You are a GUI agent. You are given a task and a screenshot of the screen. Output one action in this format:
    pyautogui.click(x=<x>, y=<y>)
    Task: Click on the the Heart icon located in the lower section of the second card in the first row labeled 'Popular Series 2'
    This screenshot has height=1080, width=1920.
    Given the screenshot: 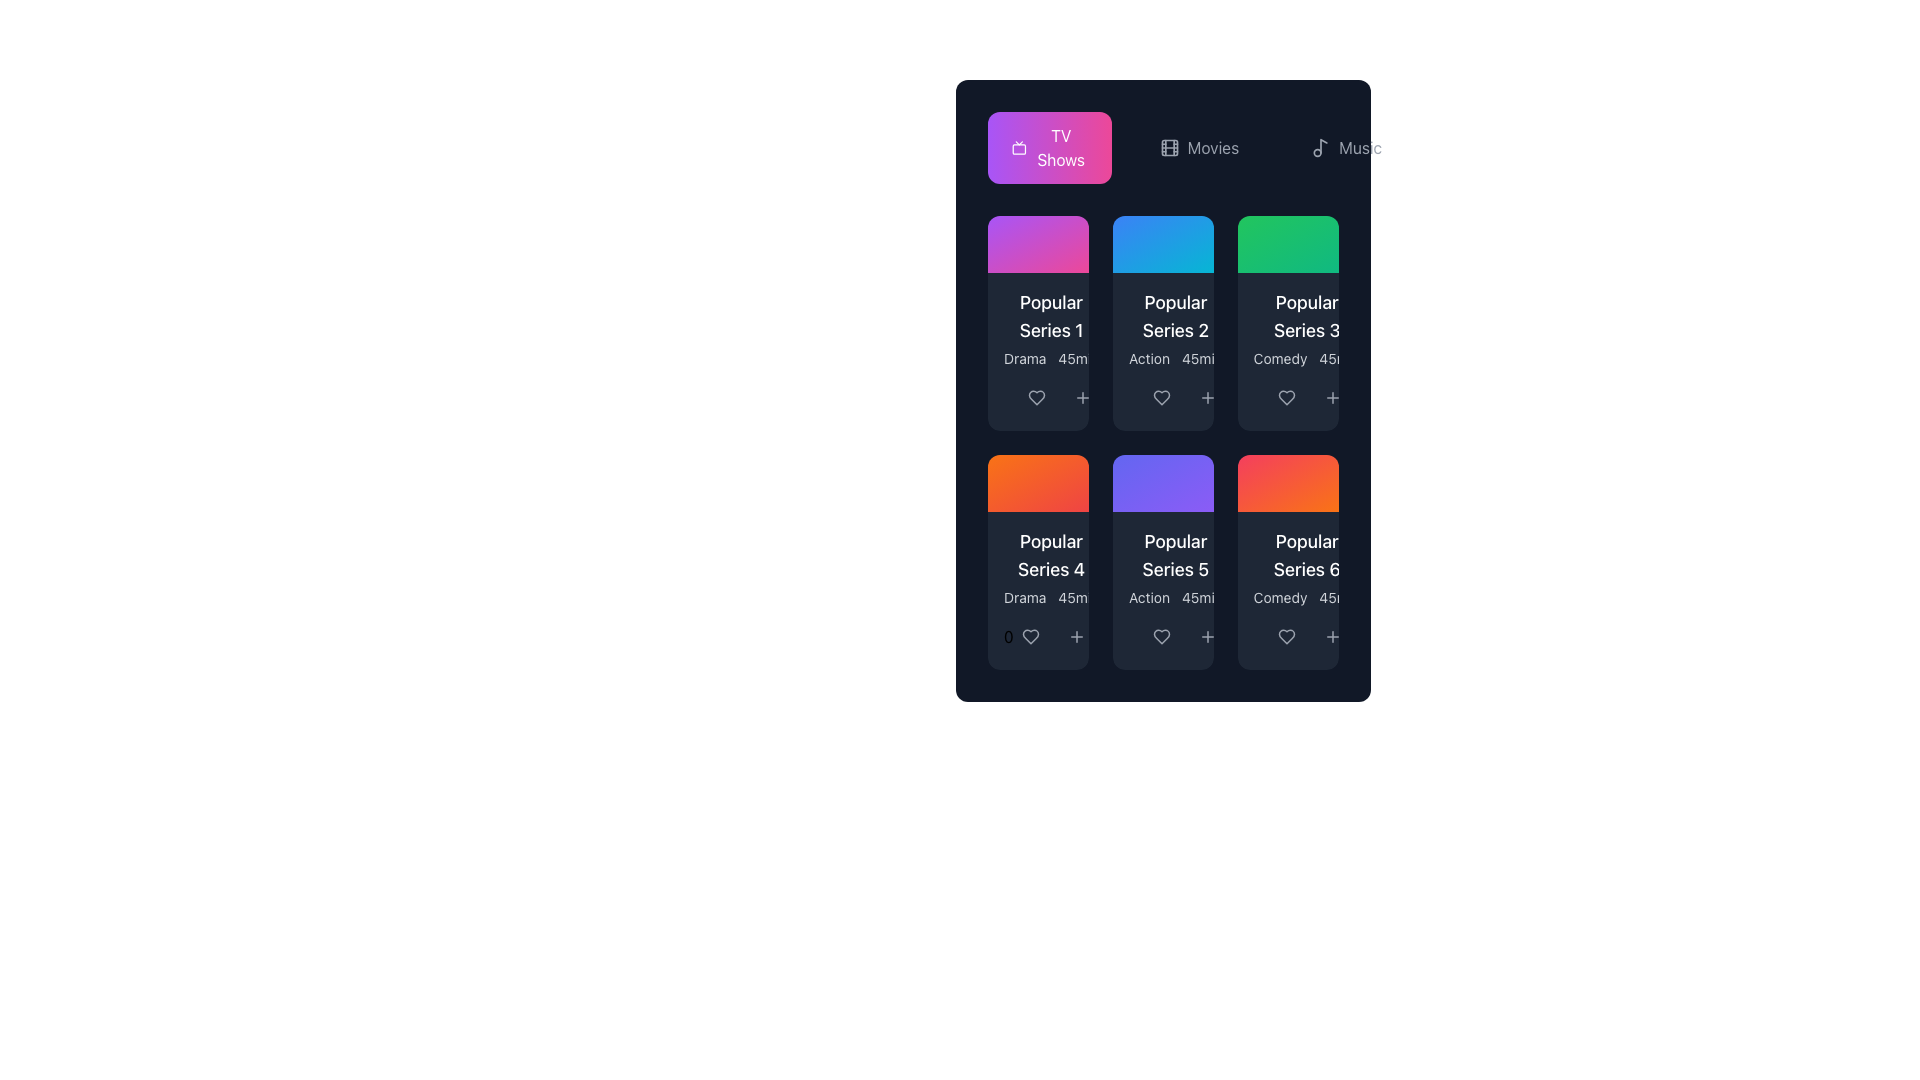 What is the action you would take?
    pyautogui.click(x=1161, y=397)
    